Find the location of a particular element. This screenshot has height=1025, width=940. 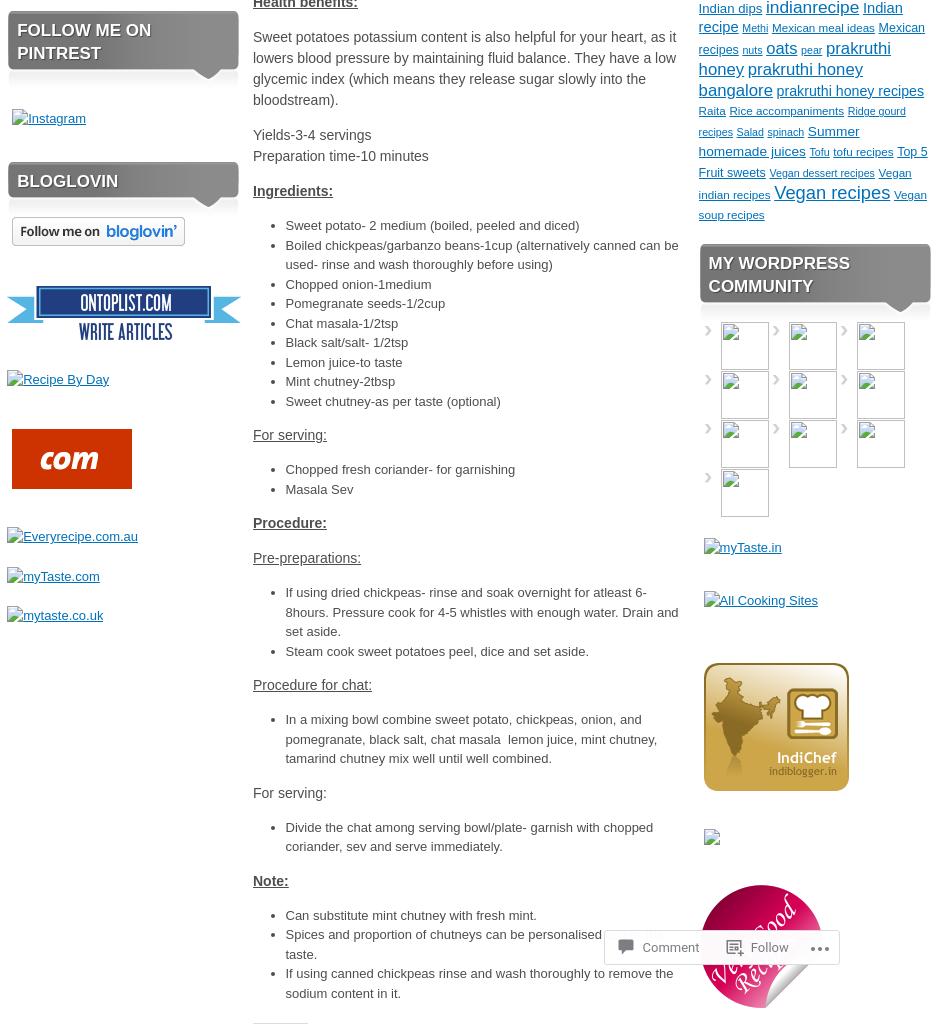

'spinach' is located at coordinates (785, 130).